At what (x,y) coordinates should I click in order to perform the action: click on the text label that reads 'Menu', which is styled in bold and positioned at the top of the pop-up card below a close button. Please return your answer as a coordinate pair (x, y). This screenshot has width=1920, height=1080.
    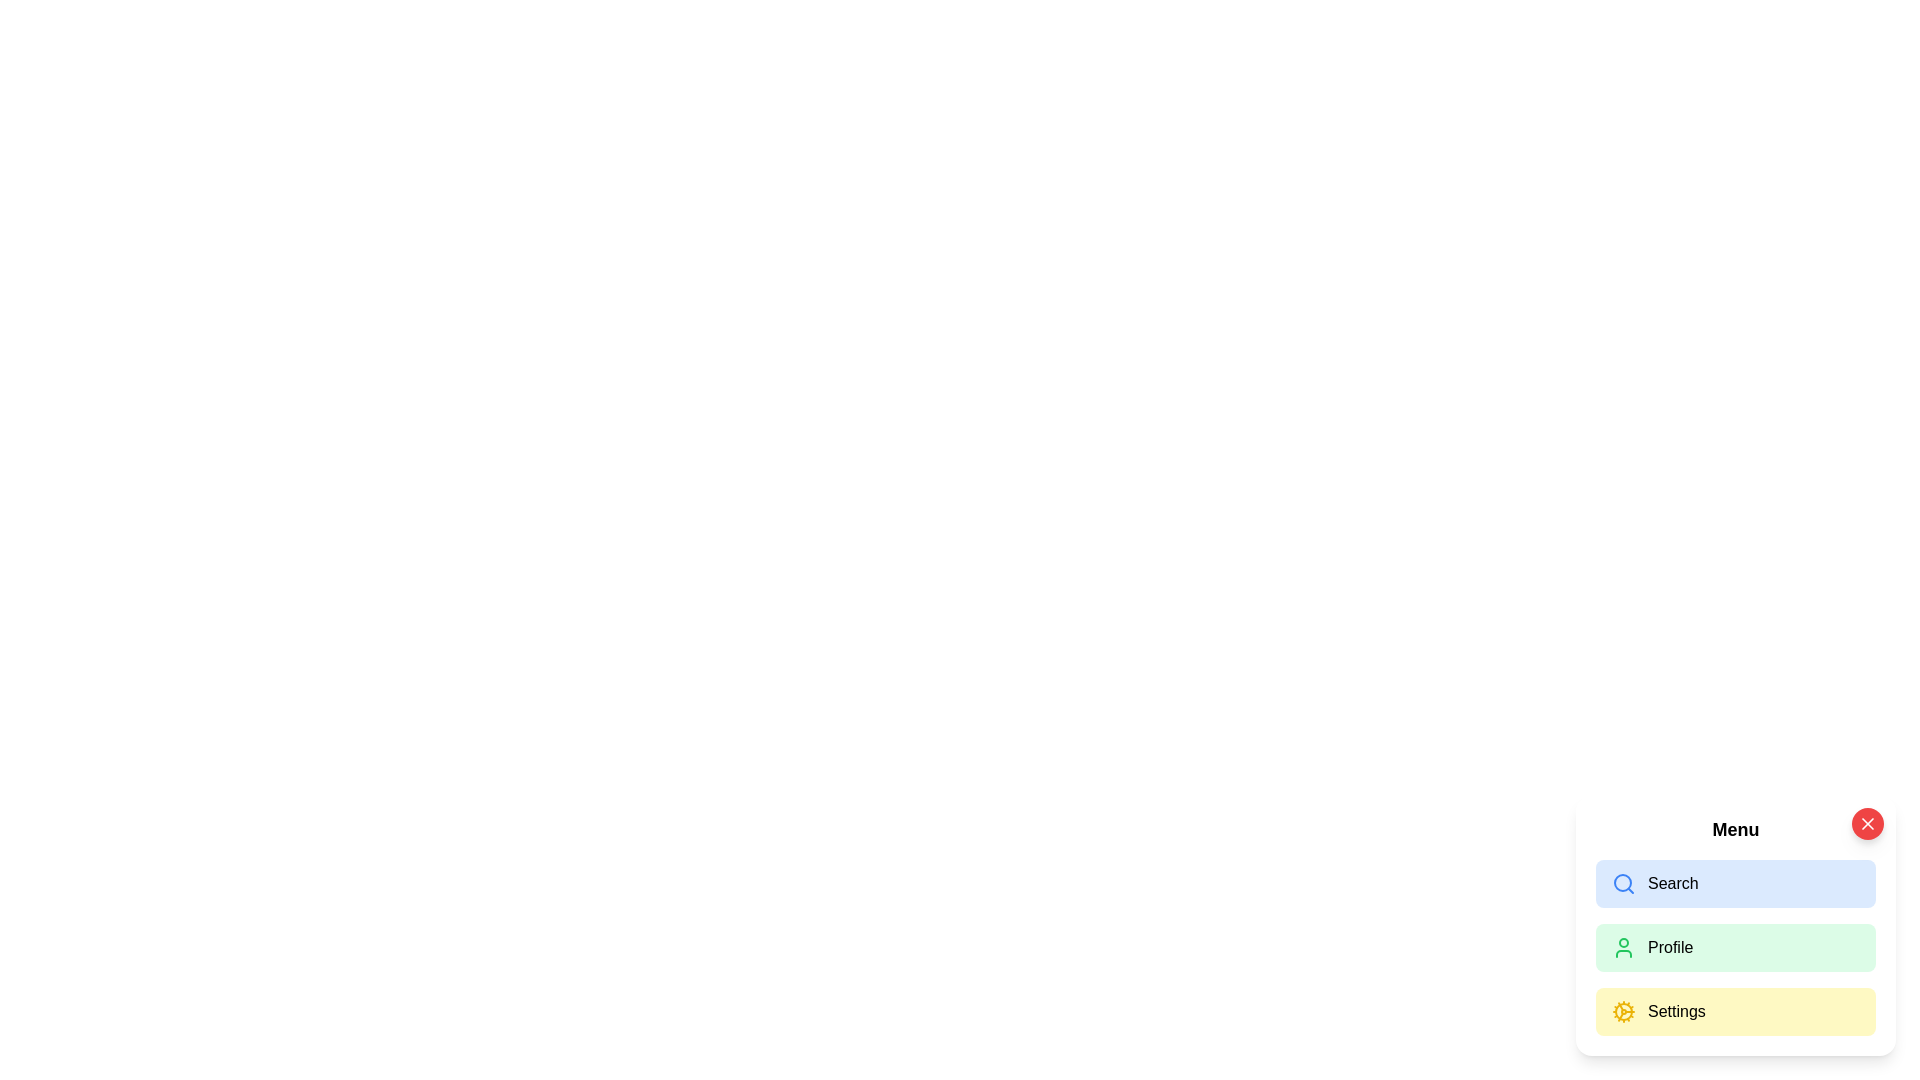
    Looking at the image, I should click on (1735, 829).